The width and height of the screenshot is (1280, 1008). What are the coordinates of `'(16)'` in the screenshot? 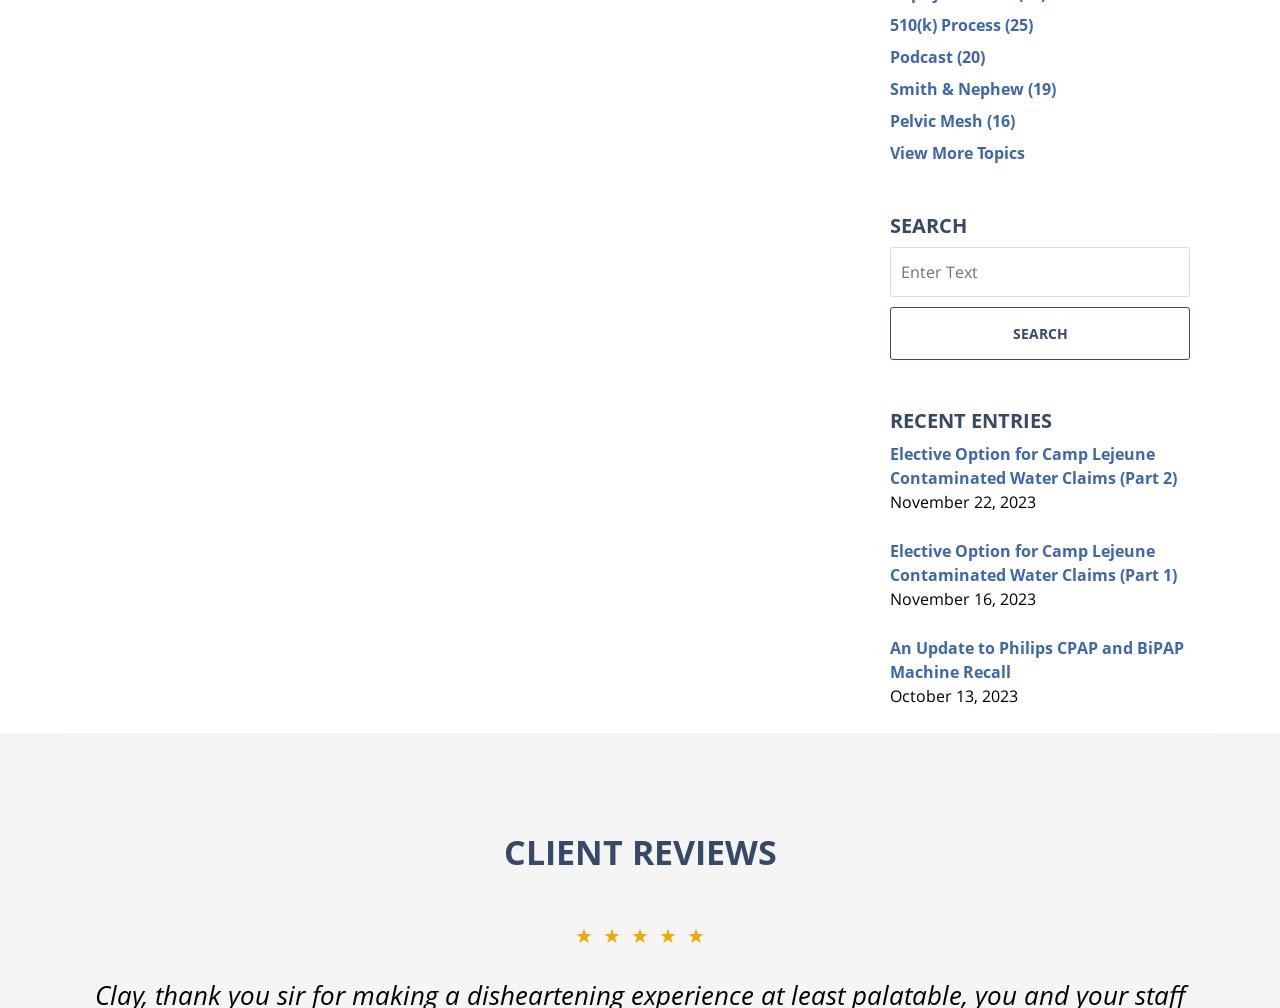 It's located at (1000, 119).